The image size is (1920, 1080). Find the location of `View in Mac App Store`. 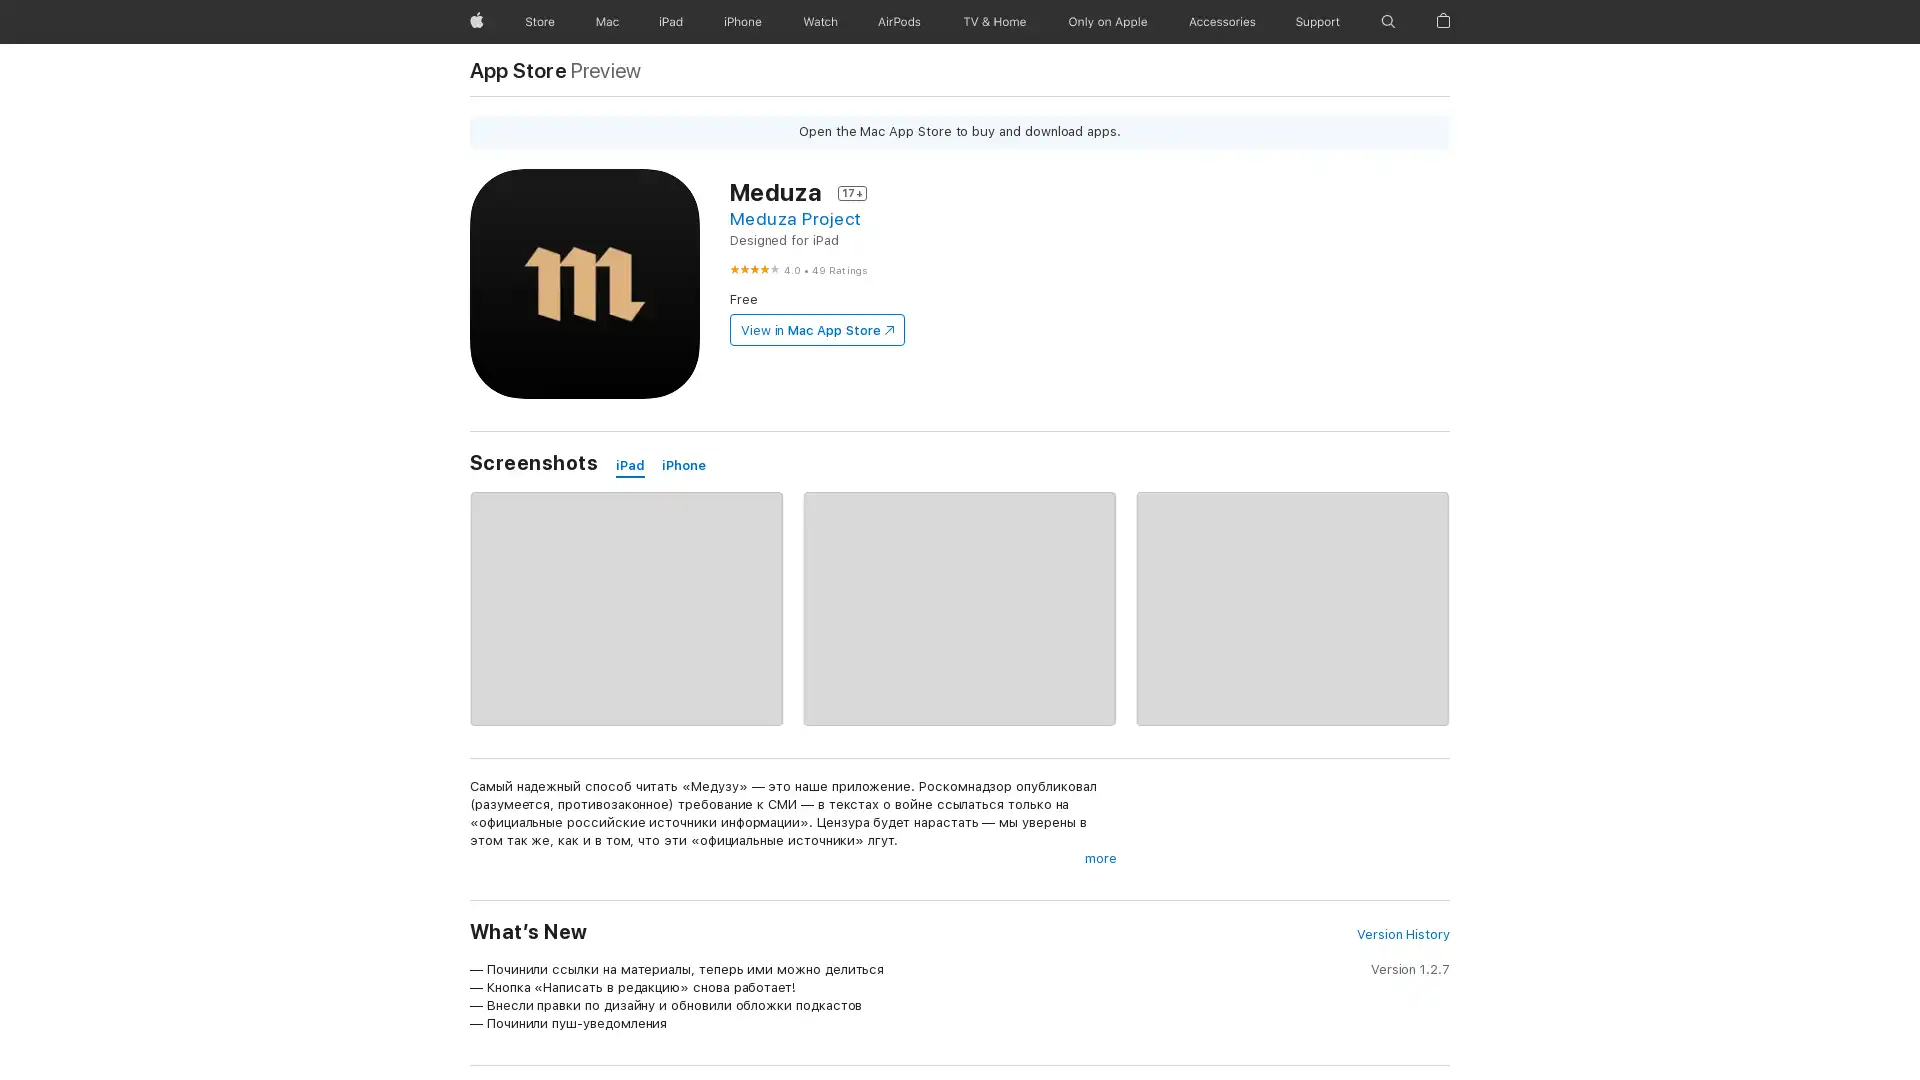

View in Mac App Store is located at coordinates (816, 329).